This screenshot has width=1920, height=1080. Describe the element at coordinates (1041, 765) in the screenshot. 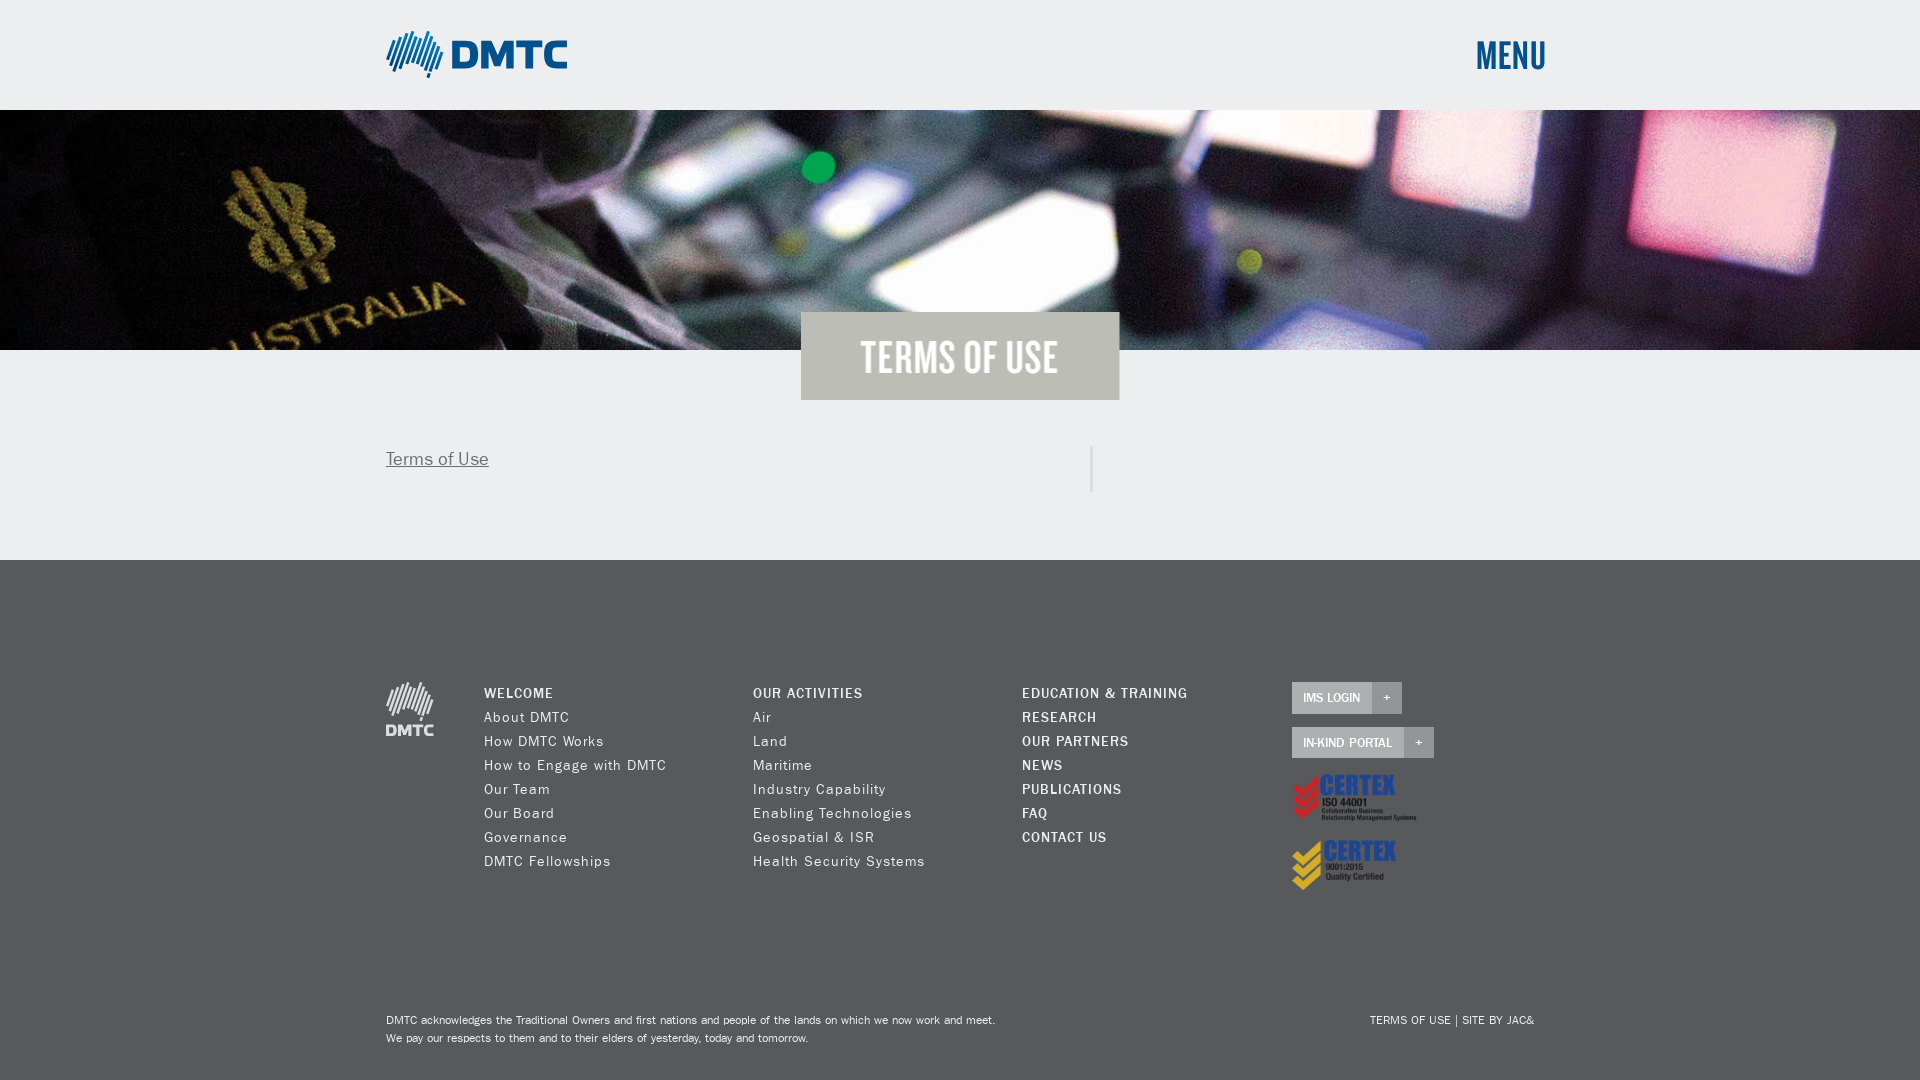

I see `'NEWS'` at that location.